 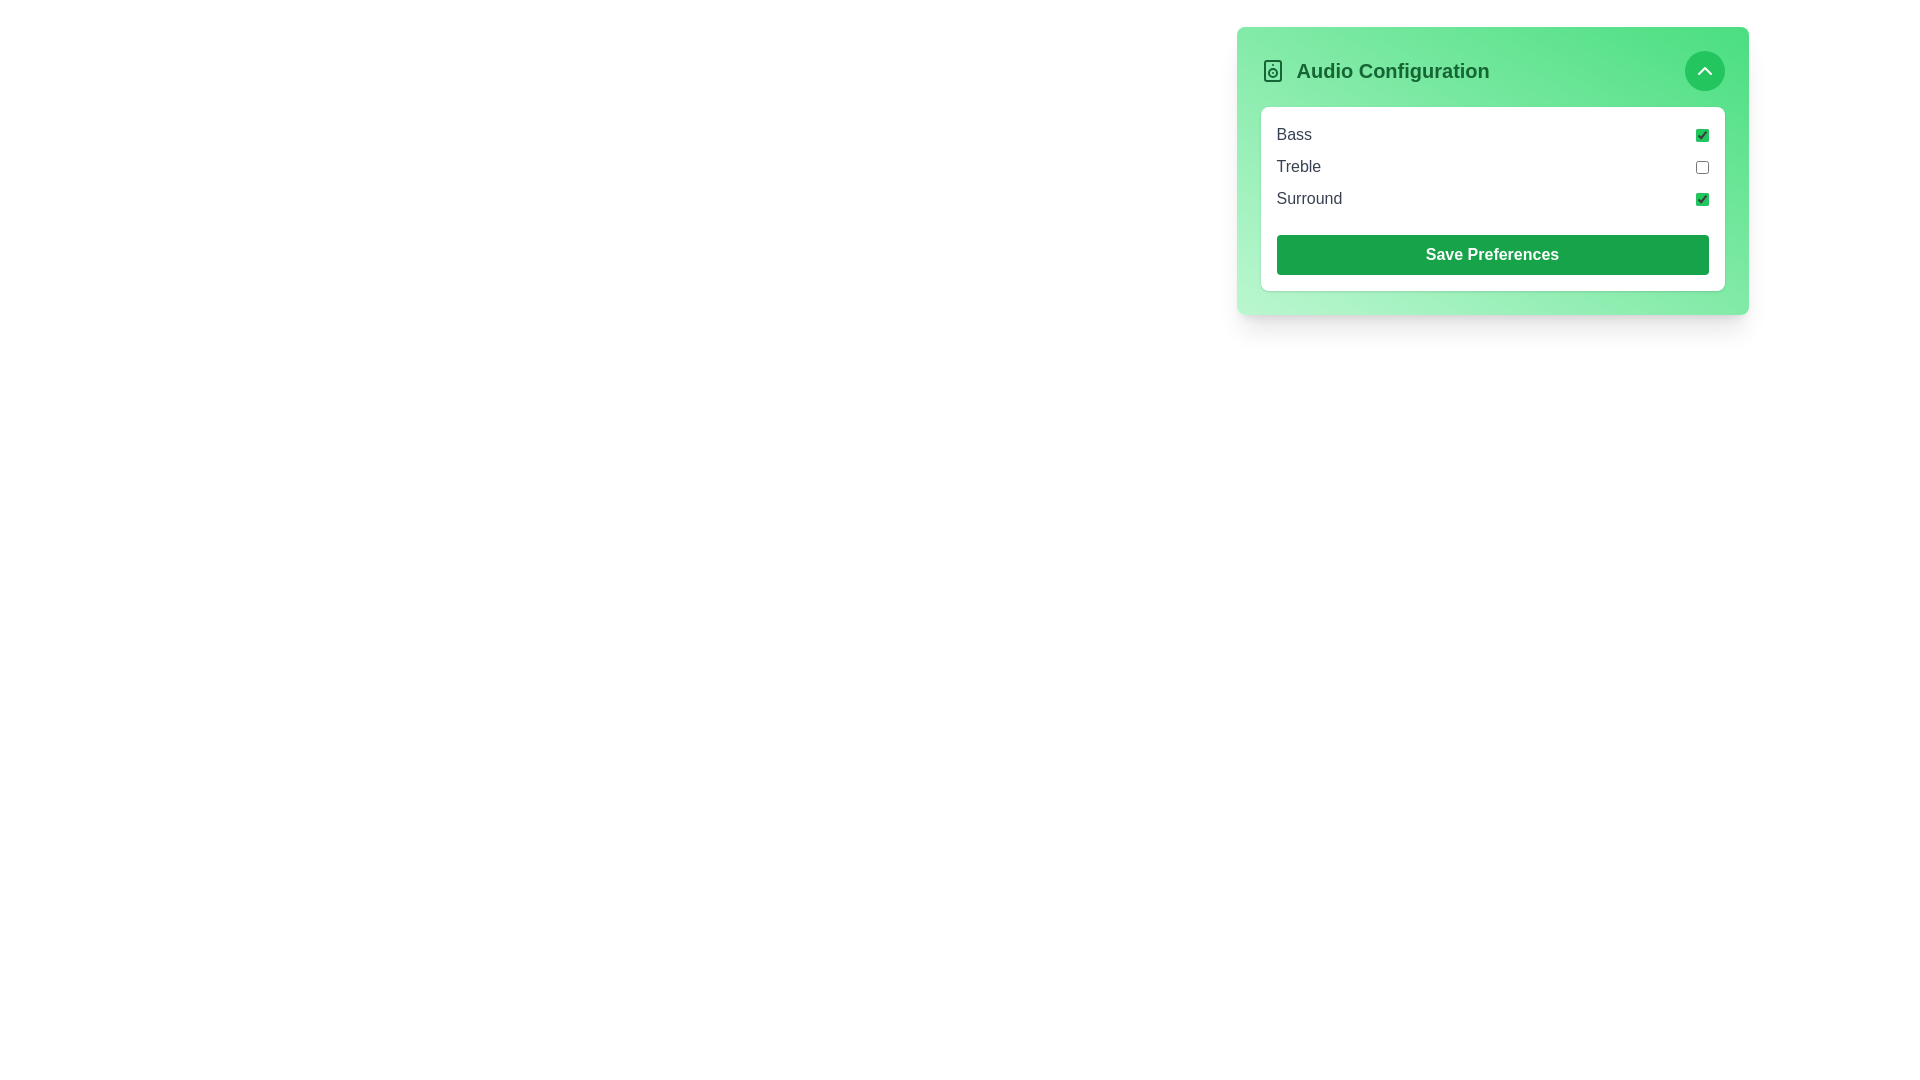 What do you see at coordinates (1703, 69) in the screenshot?
I see `the upward-pointing chevron icon within the bright green circular button located in the 'Audio Configuration' panel` at bounding box center [1703, 69].